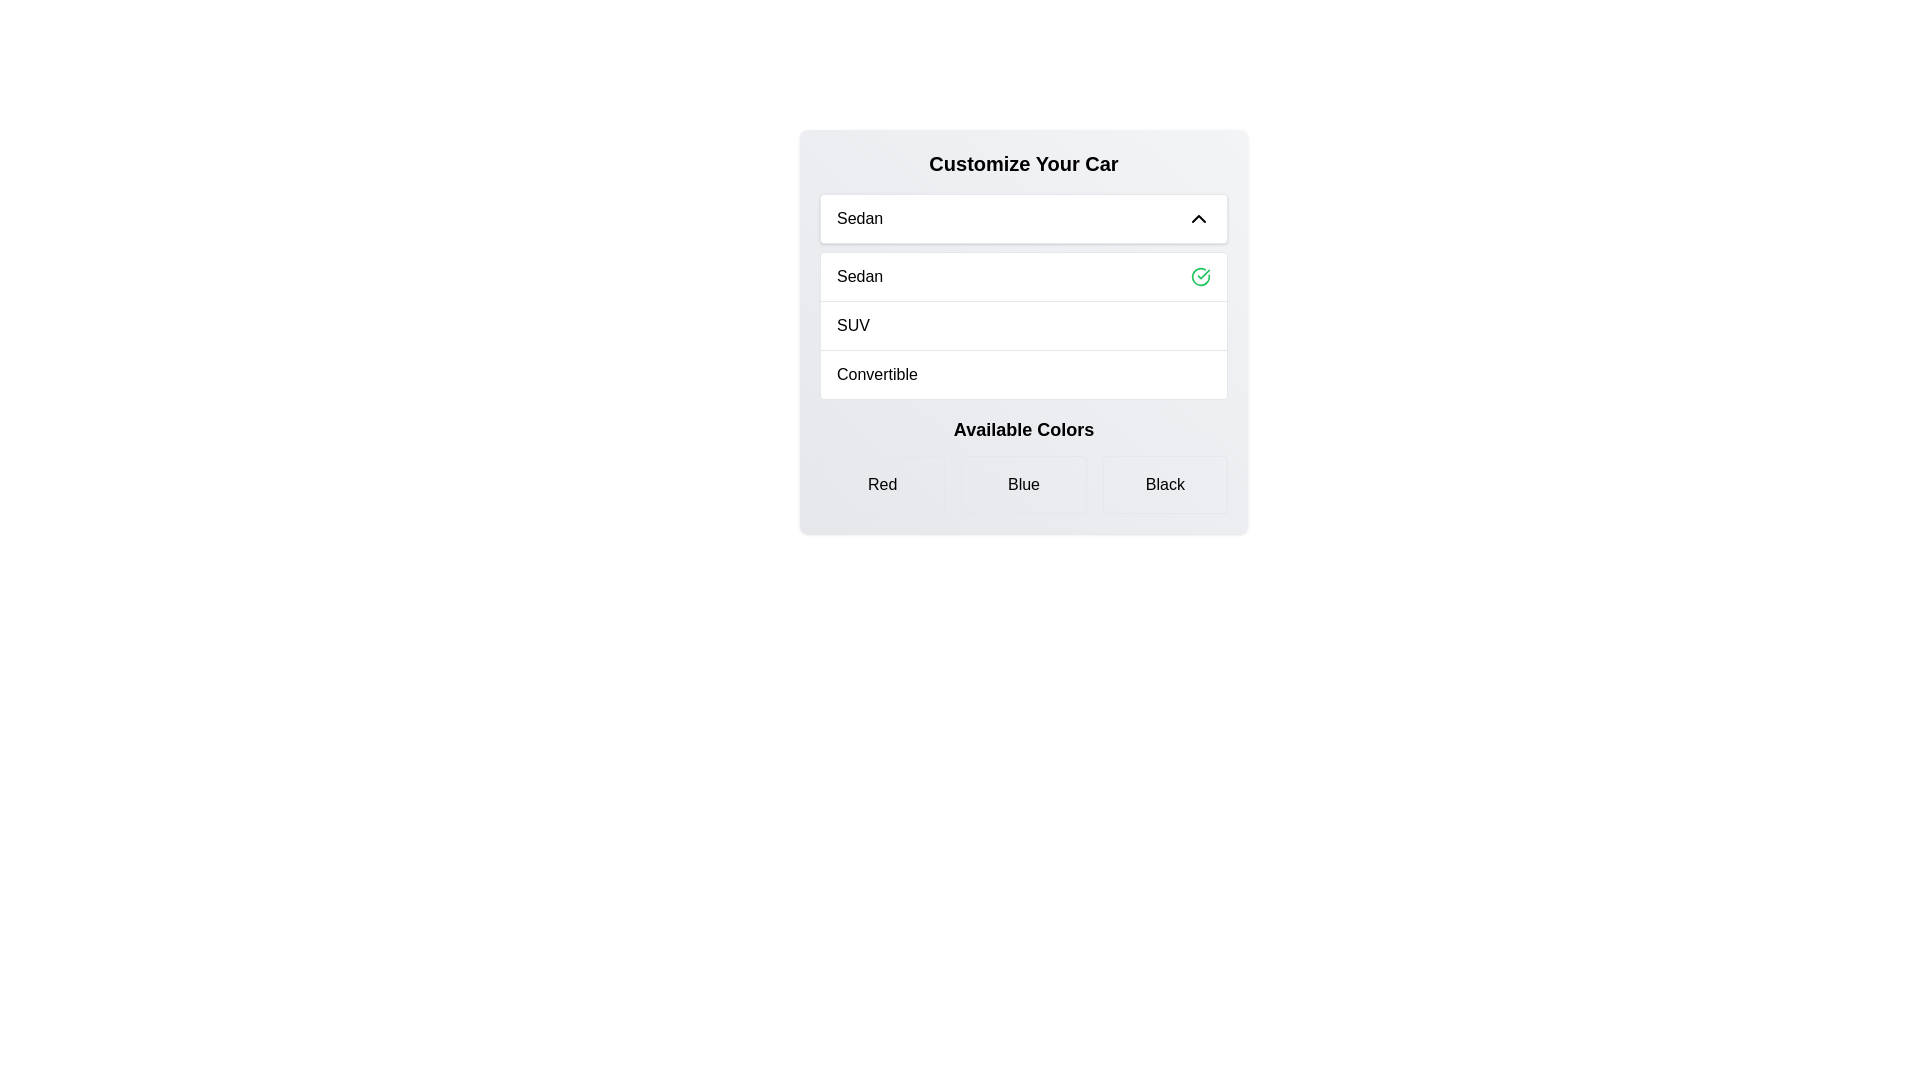  What do you see at coordinates (881, 485) in the screenshot?
I see `the non-interactive color selection button for the 'Red' option, which is the first button in a grid layout under the 'Available Colors' section` at bounding box center [881, 485].